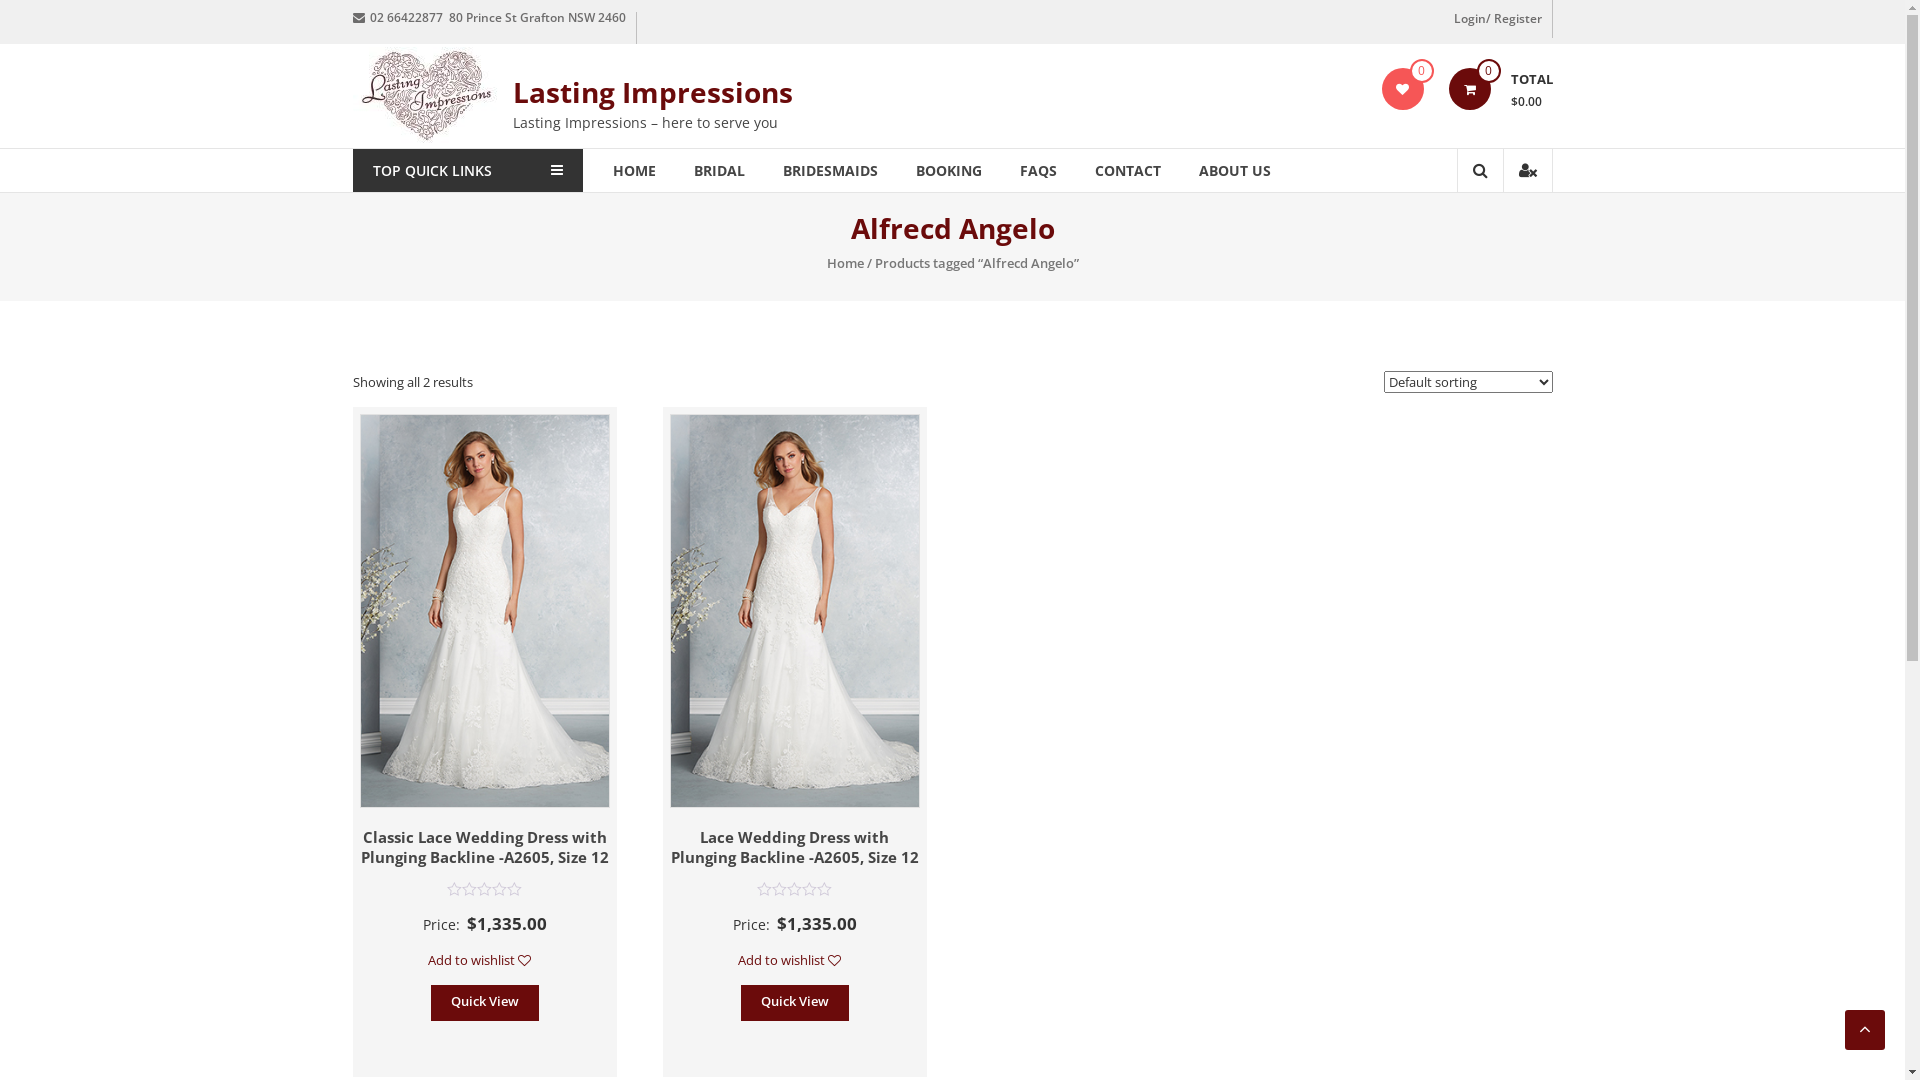 This screenshot has width=1920, height=1080. What do you see at coordinates (793, 959) in the screenshot?
I see `'Add to wishlist'` at bounding box center [793, 959].